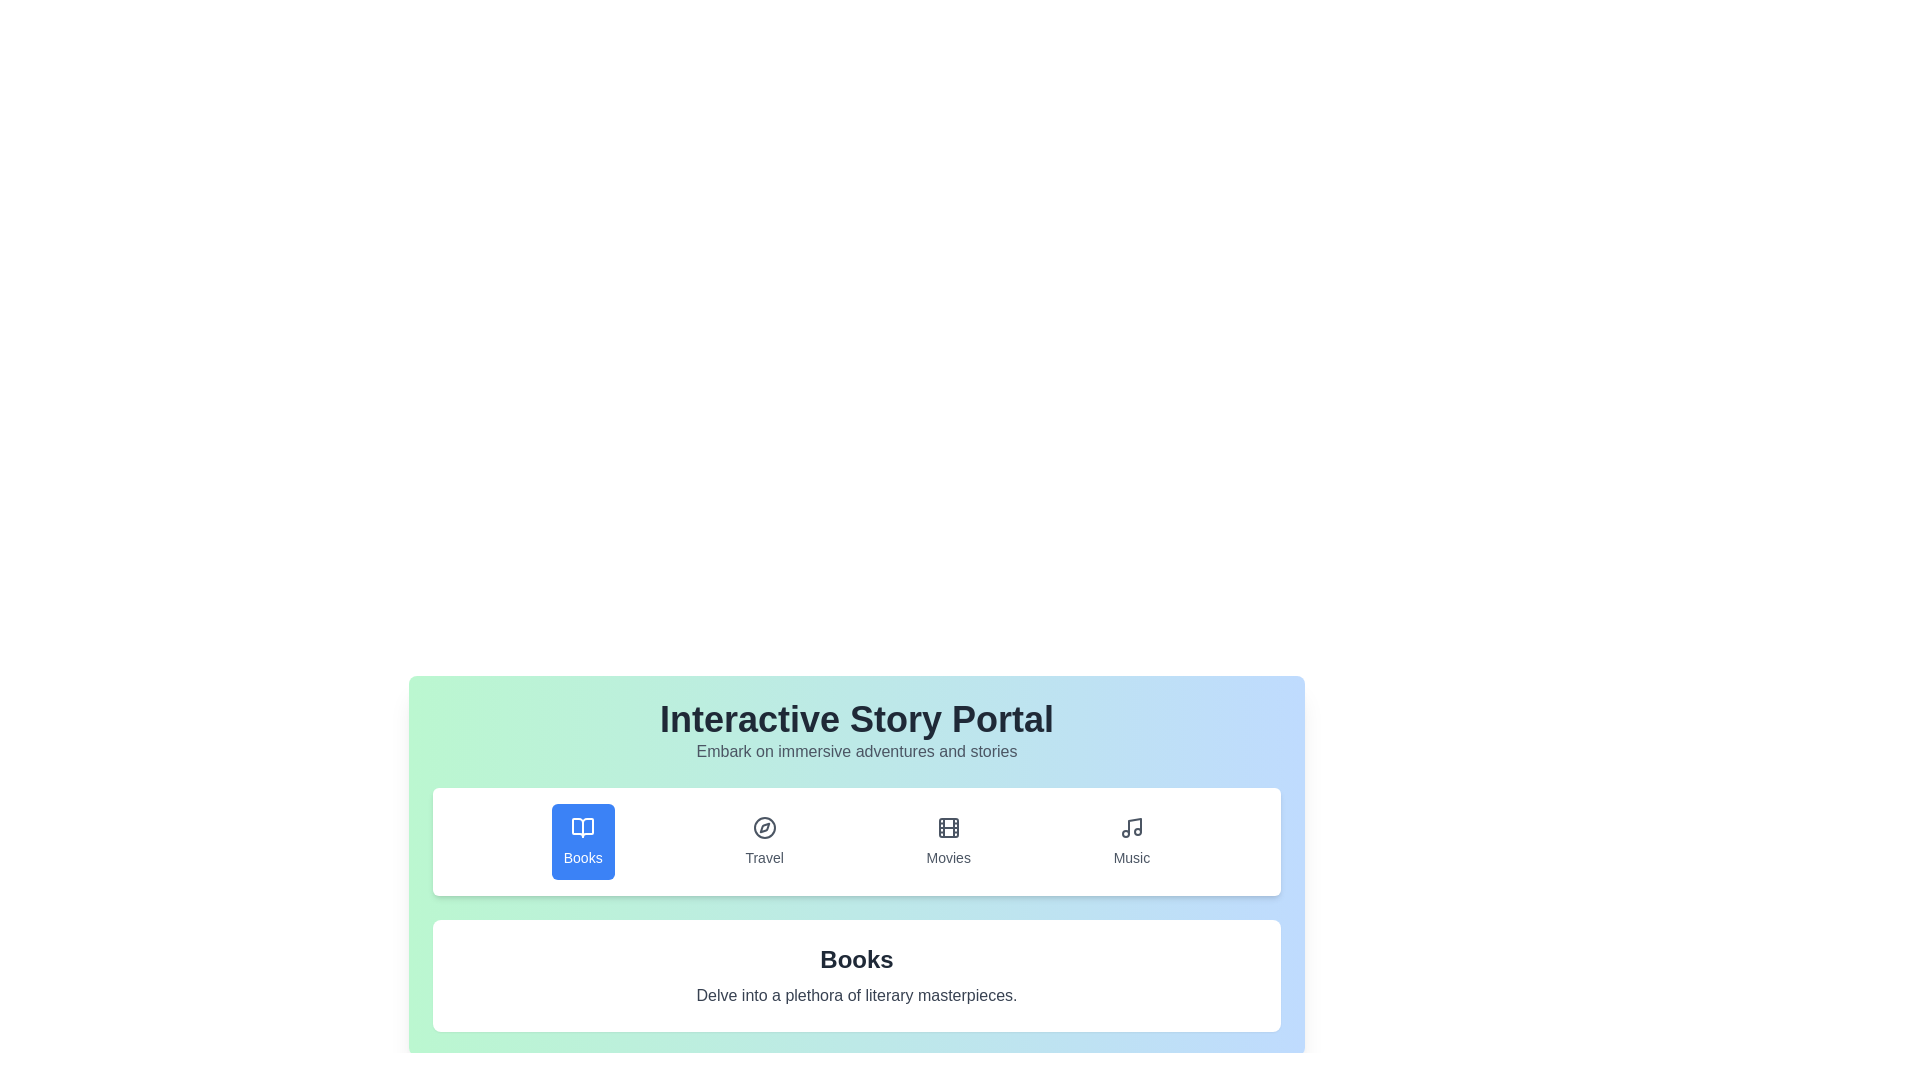  Describe the element at coordinates (763, 856) in the screenshot. I see `text label displaying 'Travel' which is part of a navigation button located below a compass icon in the horizontal menu bar` at that location.